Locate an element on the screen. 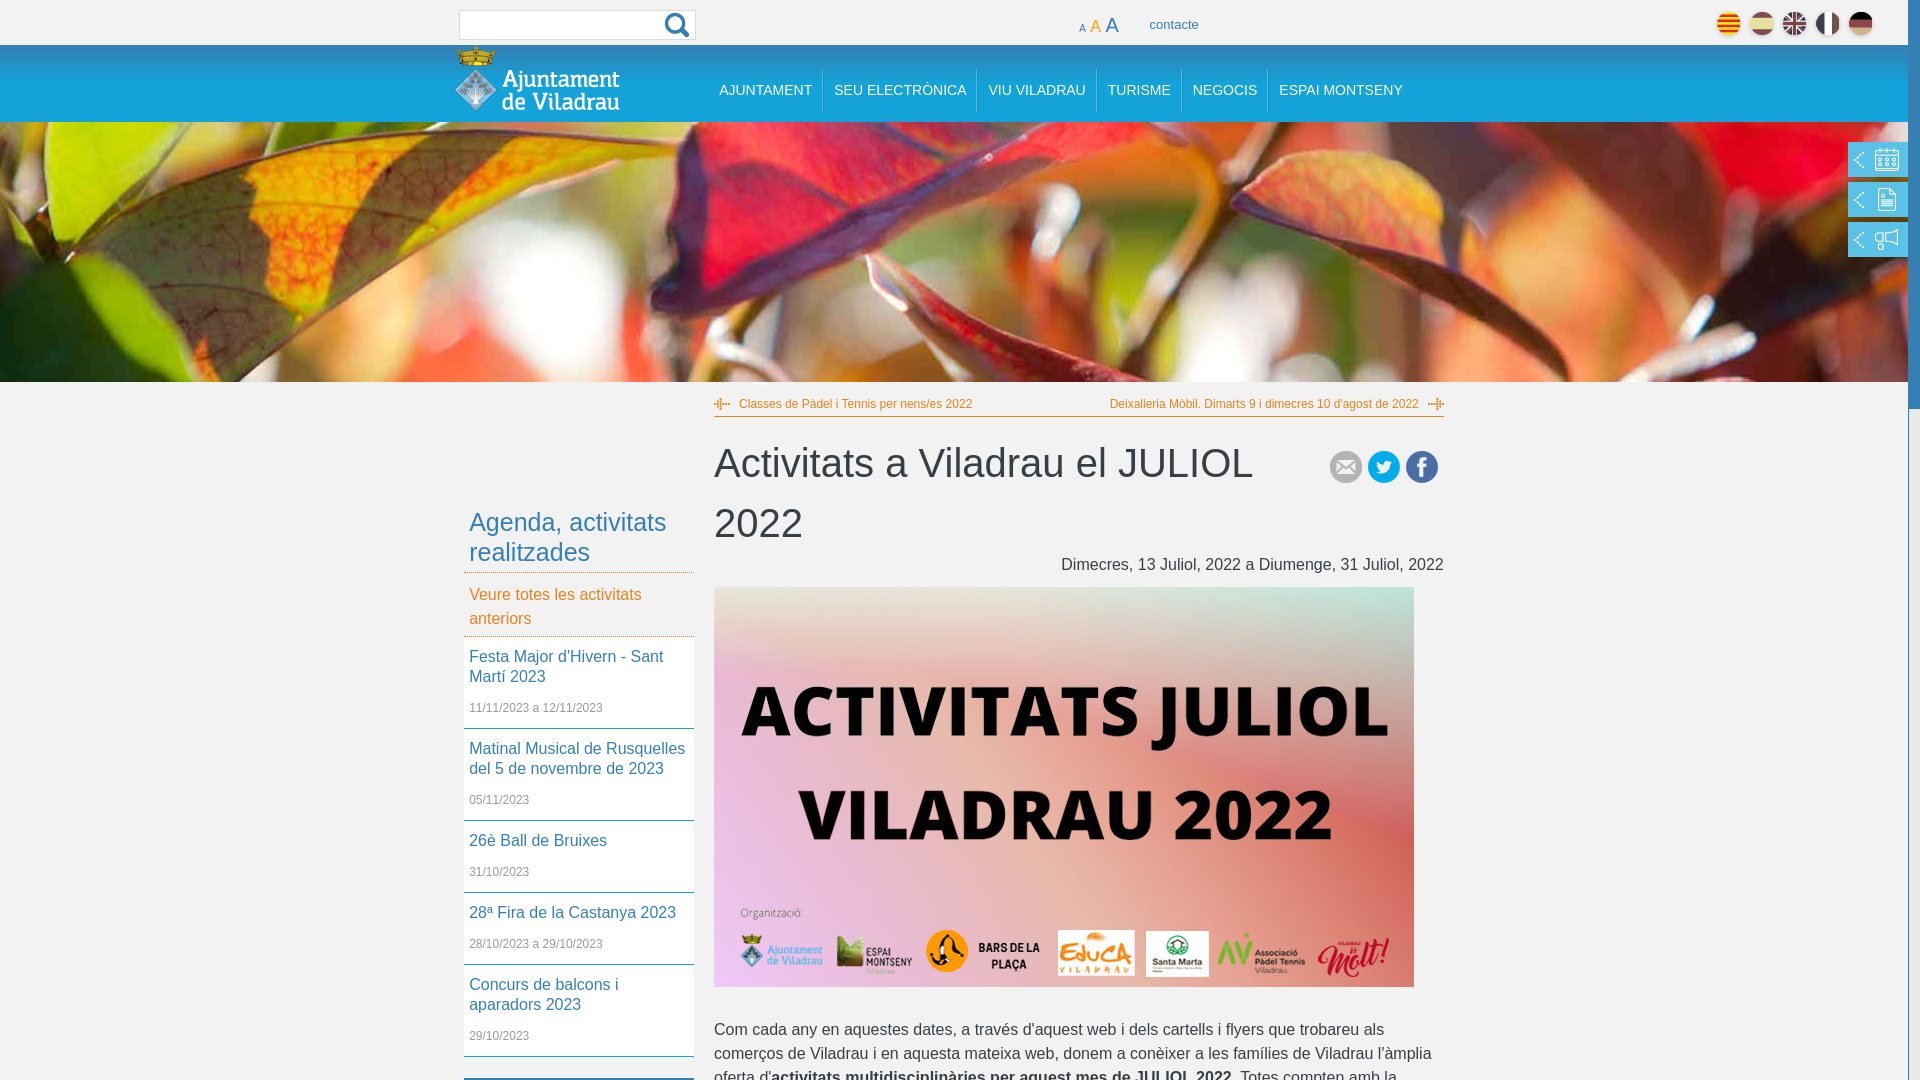 This screenshot has height=1080, width=1920. 'Facebook' is located at coordinates (1420, 466).